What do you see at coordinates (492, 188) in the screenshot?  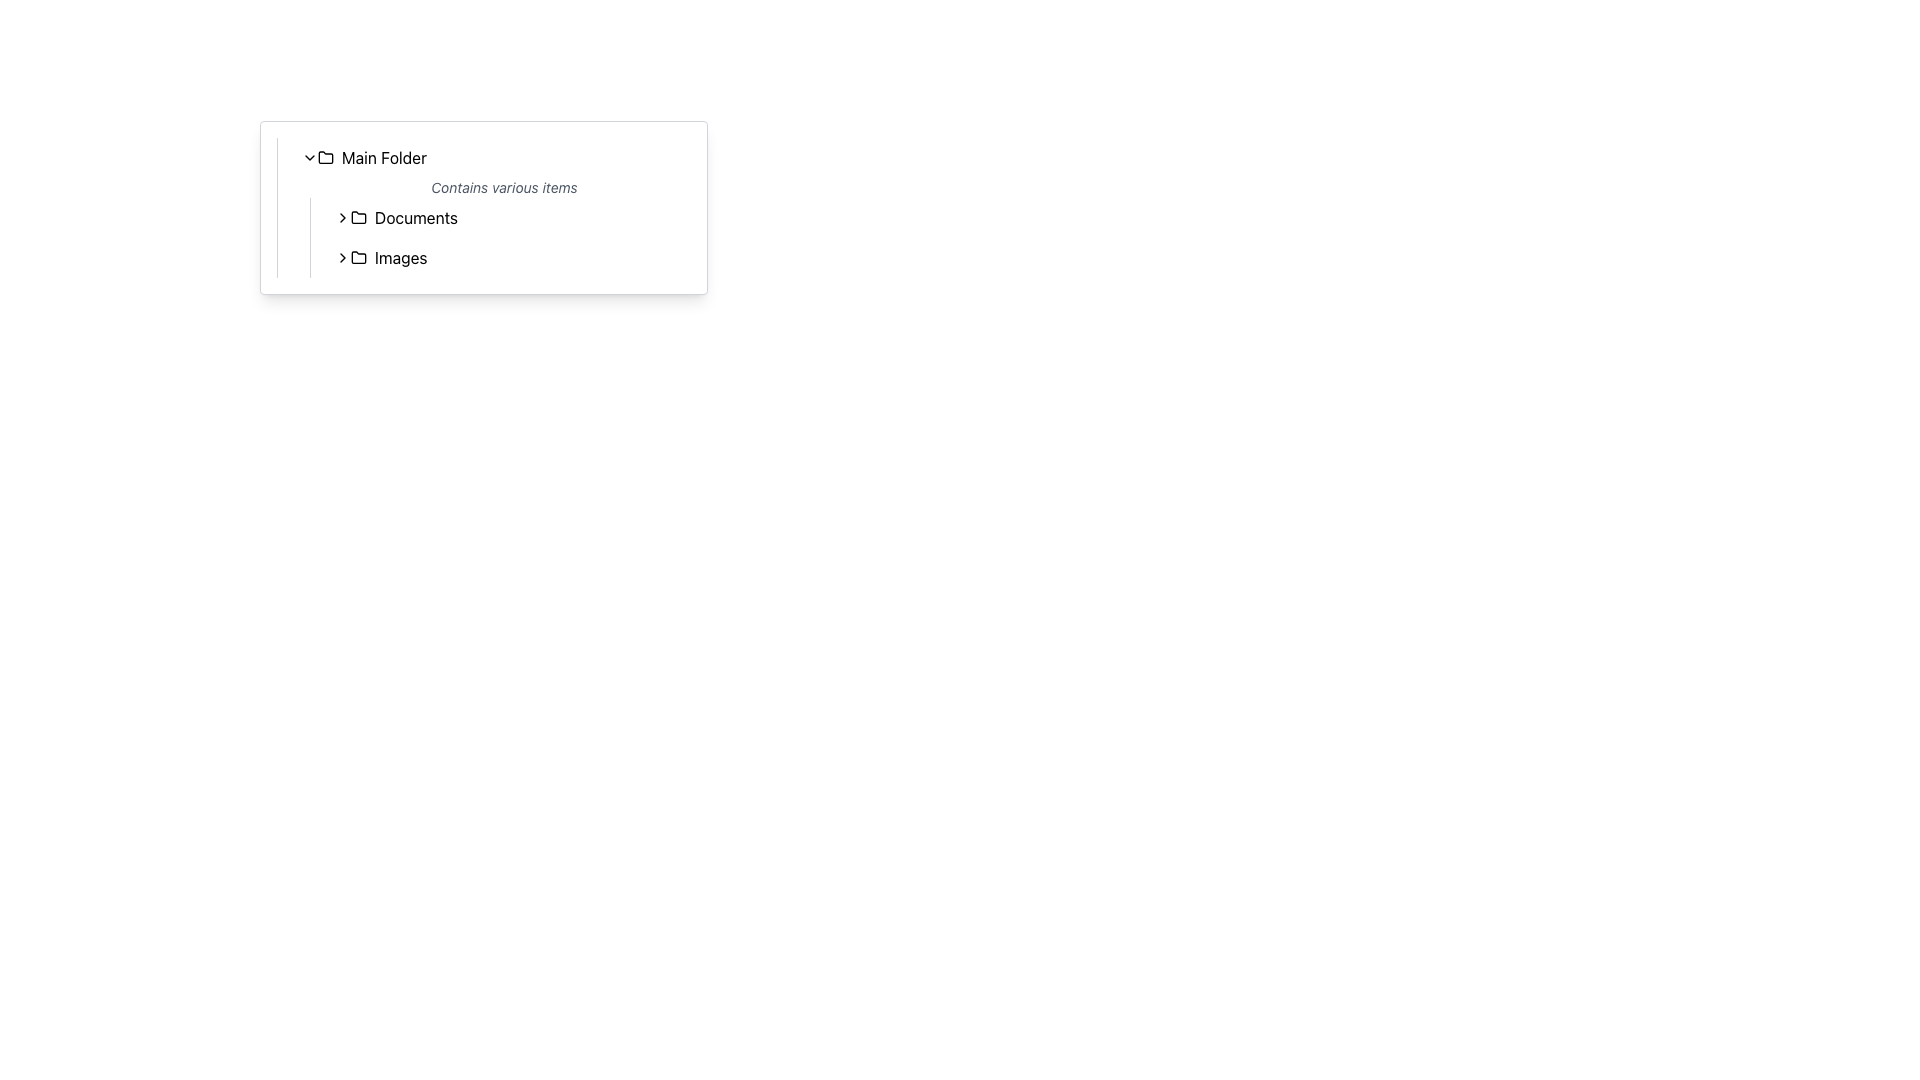 I see `the text label that serves as a descriptor for the 'Main Folder', which is positioned directly below the 'Main Folder' label and above the 'Documents' label` at bounding box center [492, 188].